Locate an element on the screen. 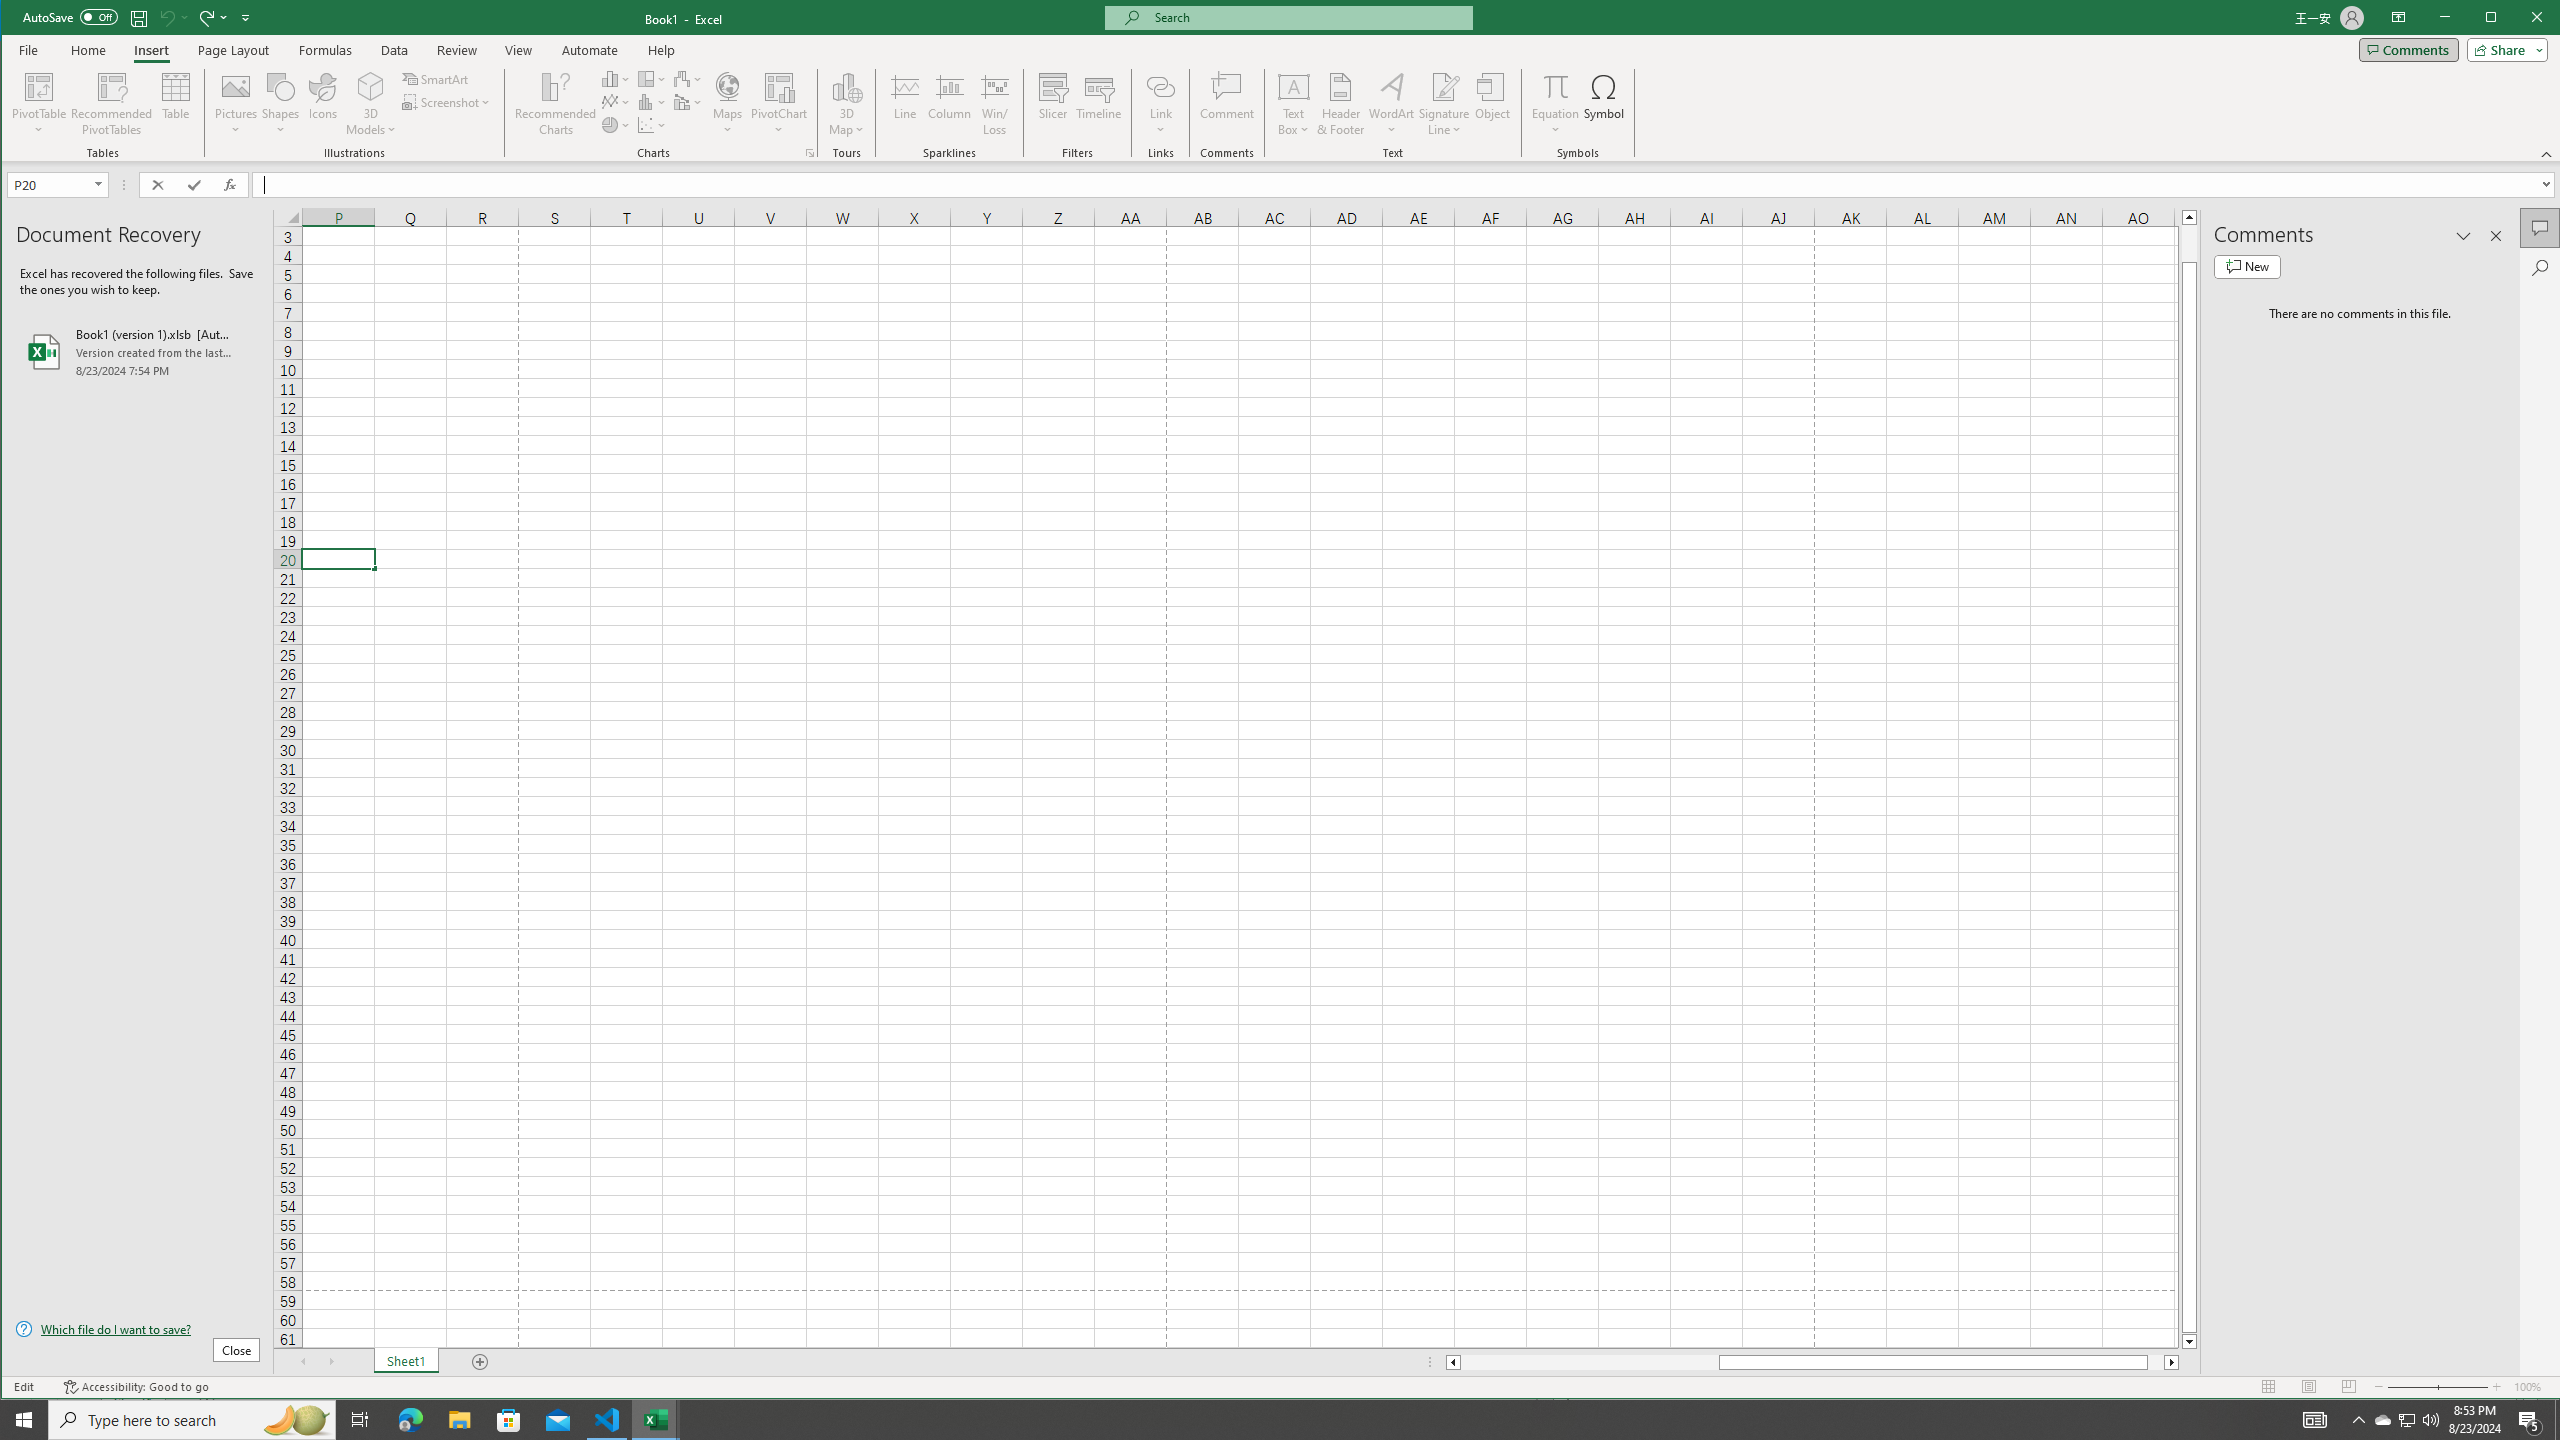 The height and width of the screenshot is (1440, 2560). 'Add Sheet' is located at coordinates (480, 1362).